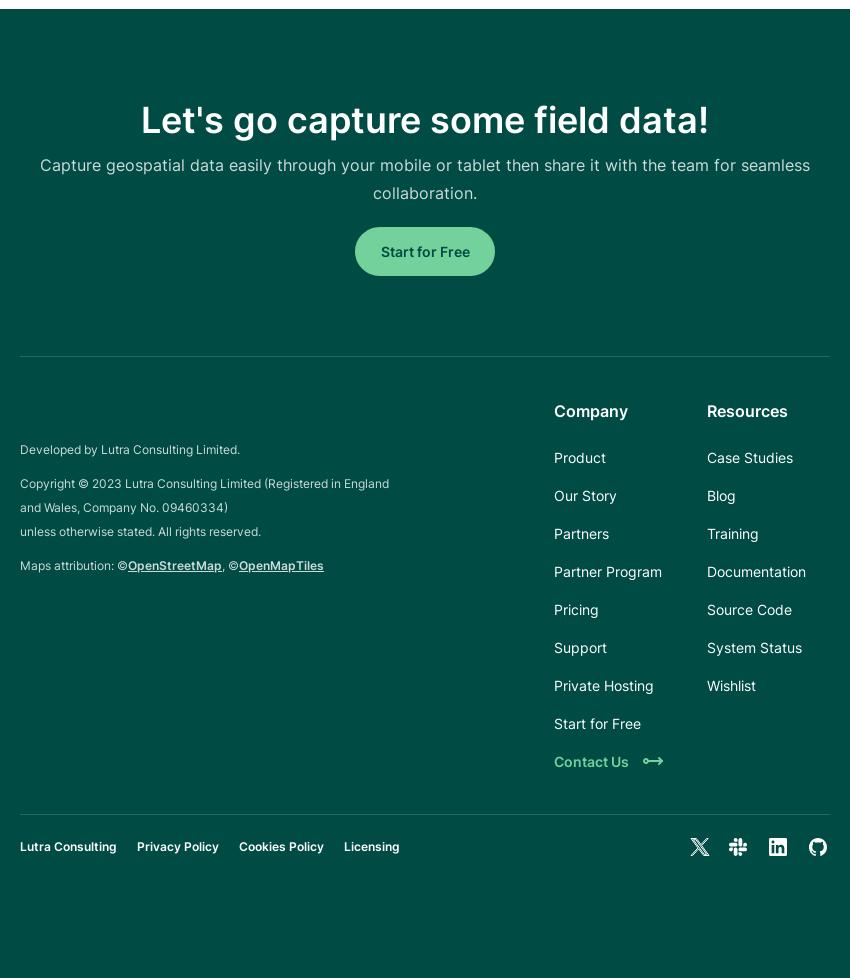  I want to click on 'OpenStreetMap', so click(174, 565).